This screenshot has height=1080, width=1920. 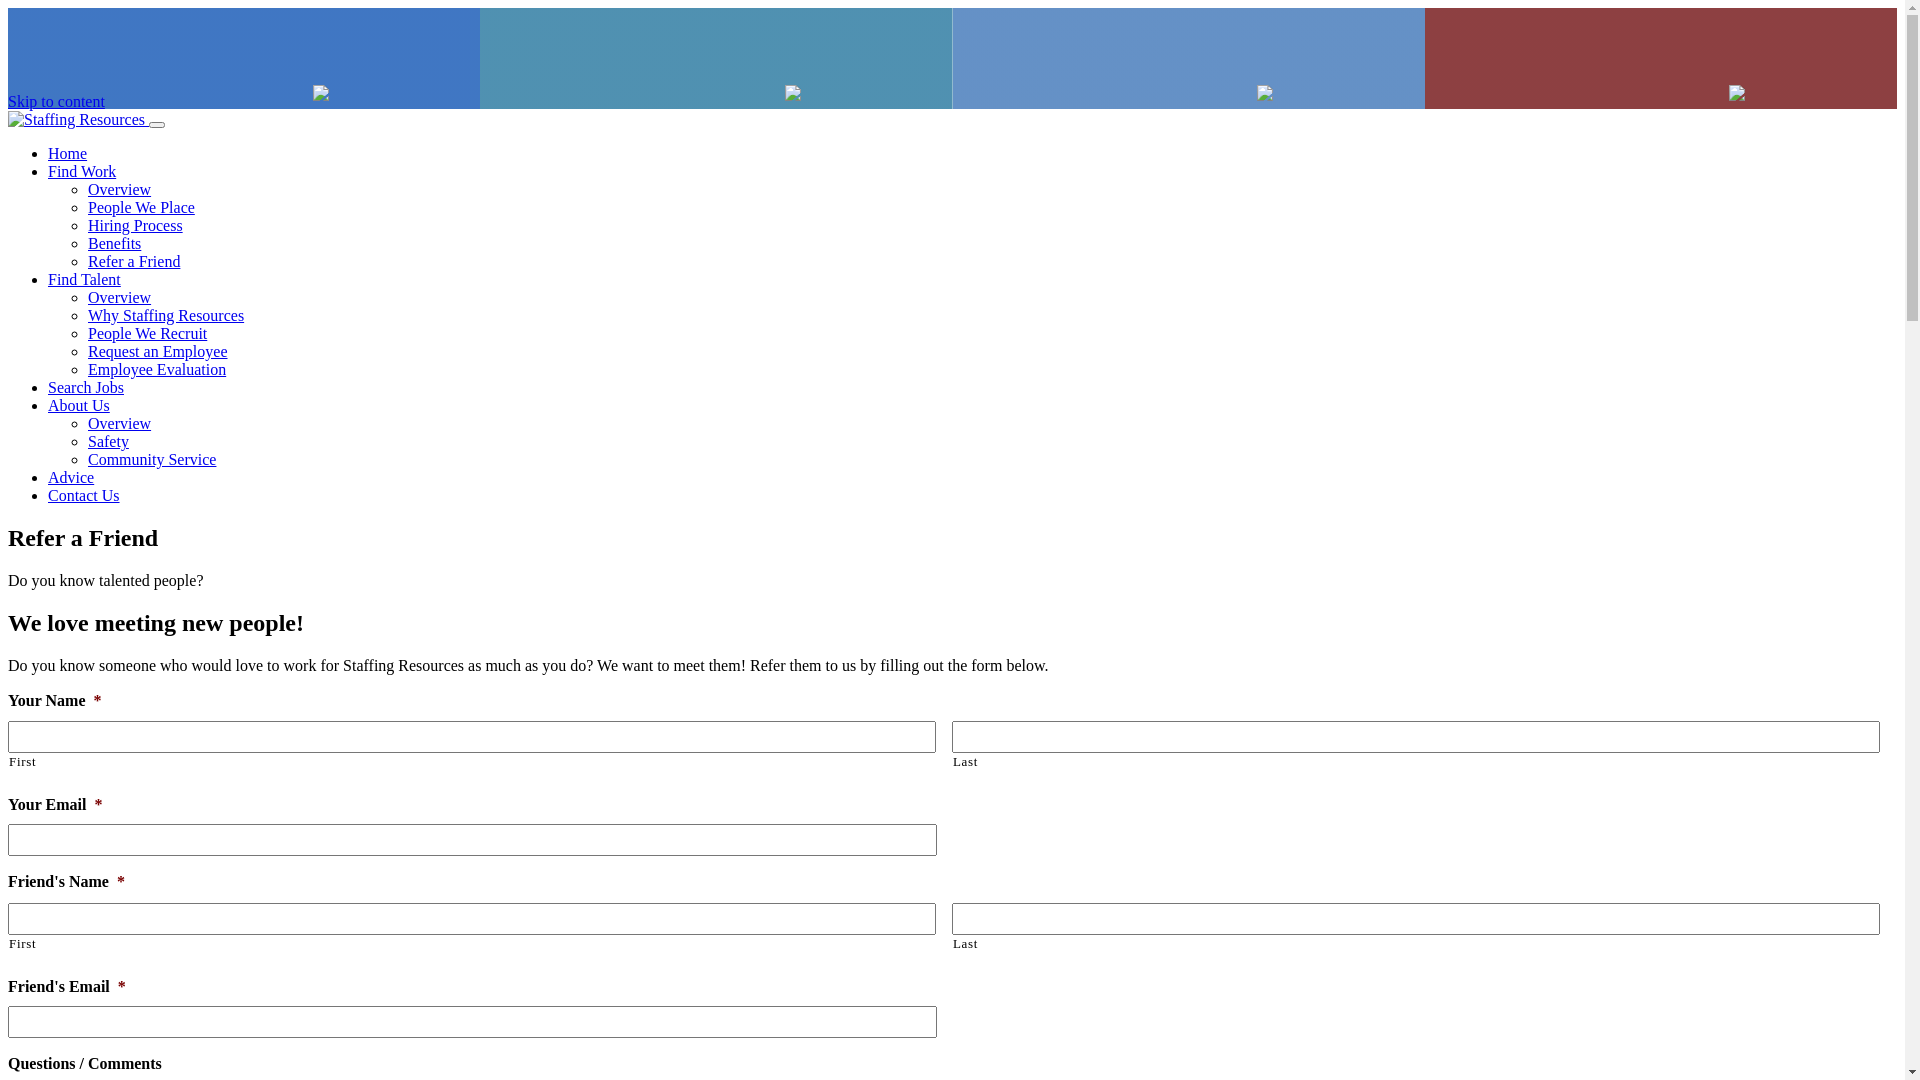 I want to click on 'Home', so click(x=48, y=152).